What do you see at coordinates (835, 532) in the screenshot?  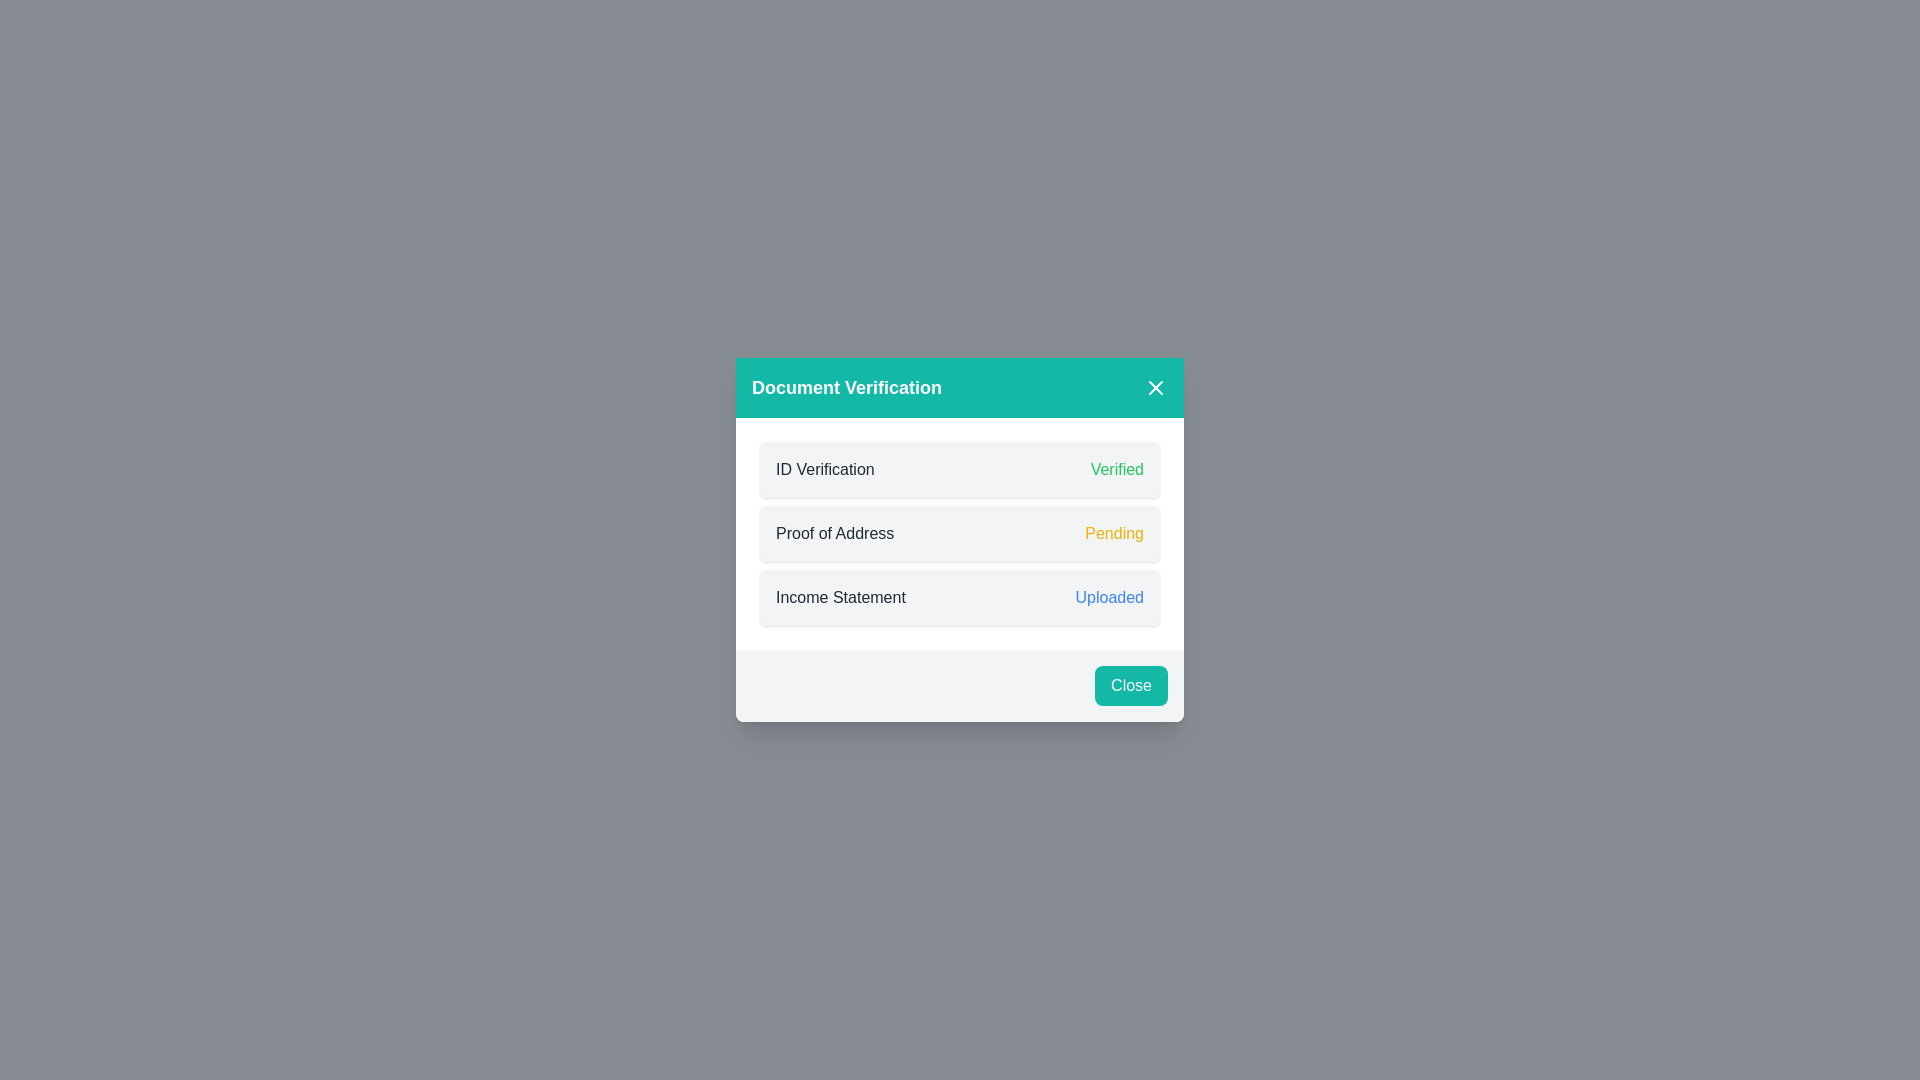 I see `static text label displaying 'Proof of Address' located in the second row of a list within the 'Document Verification' modal window` at bounding box center [835, 532].